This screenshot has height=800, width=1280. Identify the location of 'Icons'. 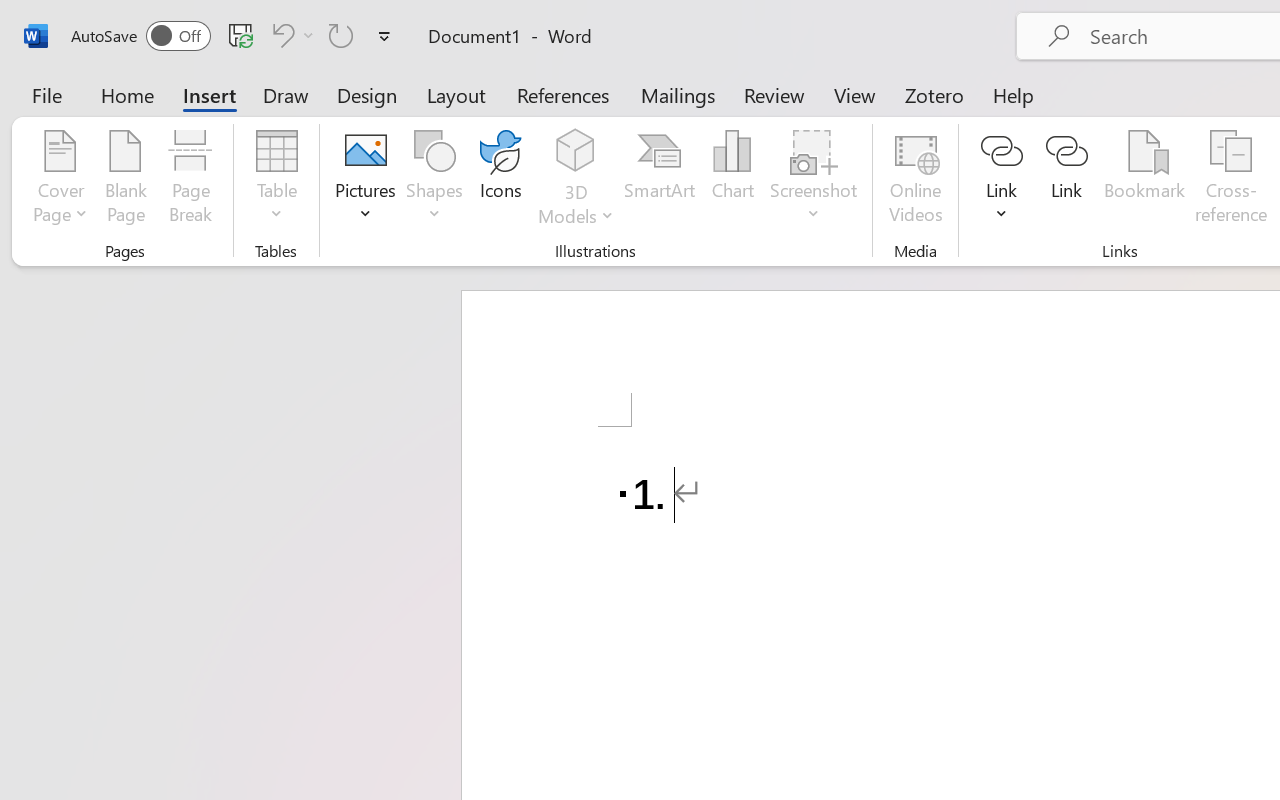
(501, 179).